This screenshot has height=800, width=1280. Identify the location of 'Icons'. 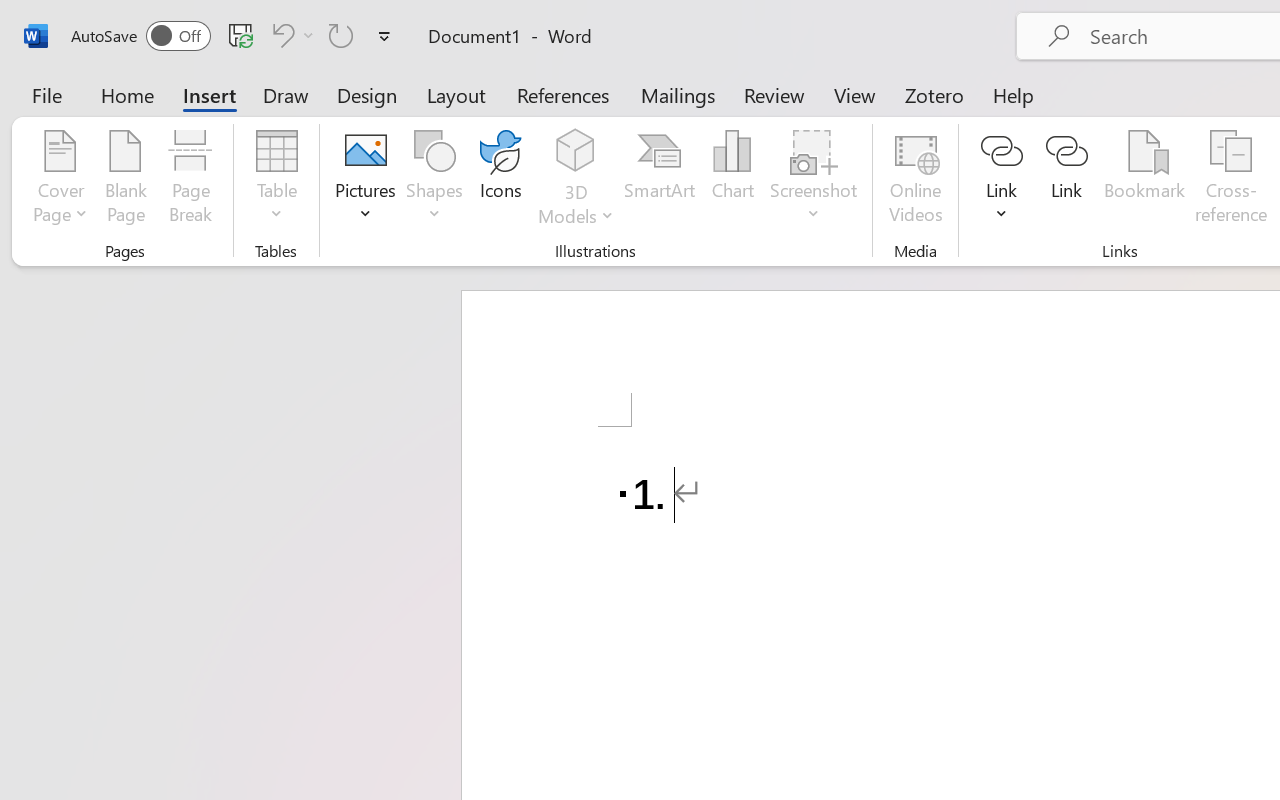
(501, 179).